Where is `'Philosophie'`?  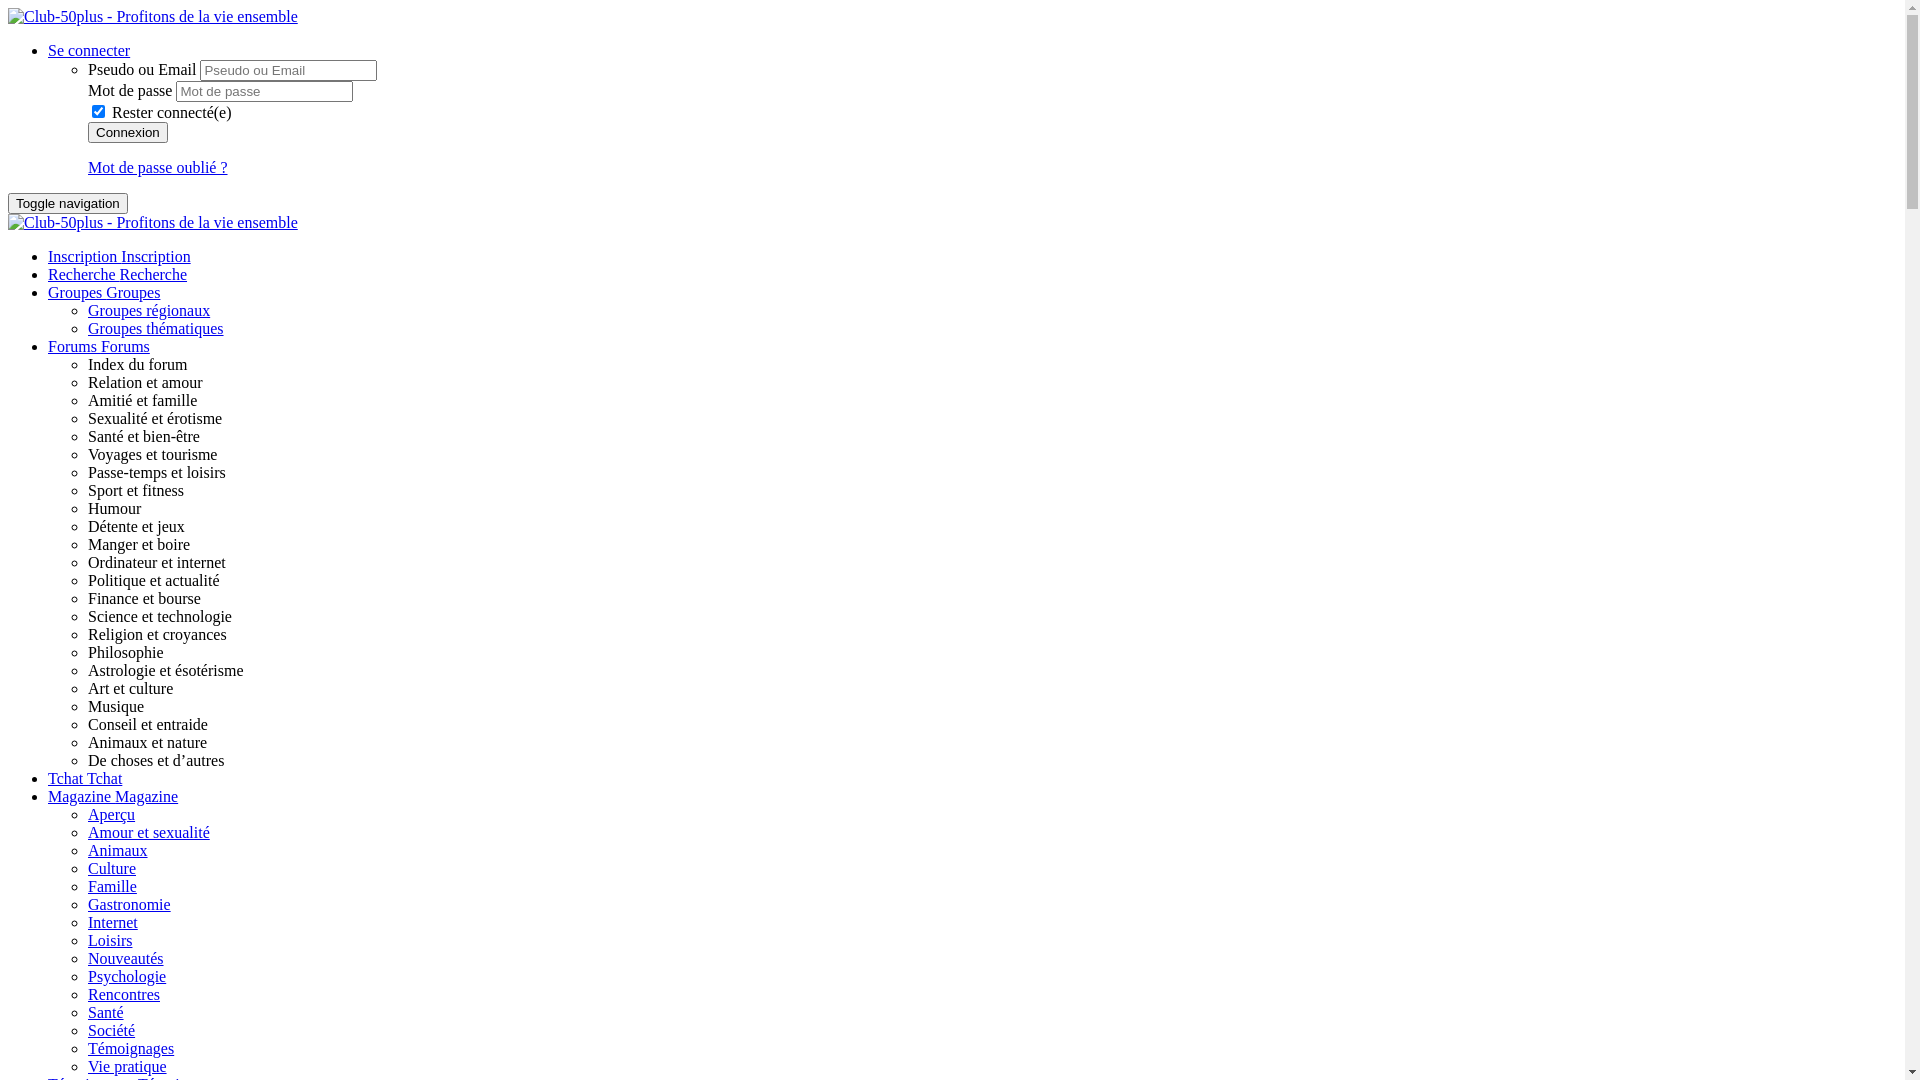 'Philosophie' is located at coordinates (86, 652).